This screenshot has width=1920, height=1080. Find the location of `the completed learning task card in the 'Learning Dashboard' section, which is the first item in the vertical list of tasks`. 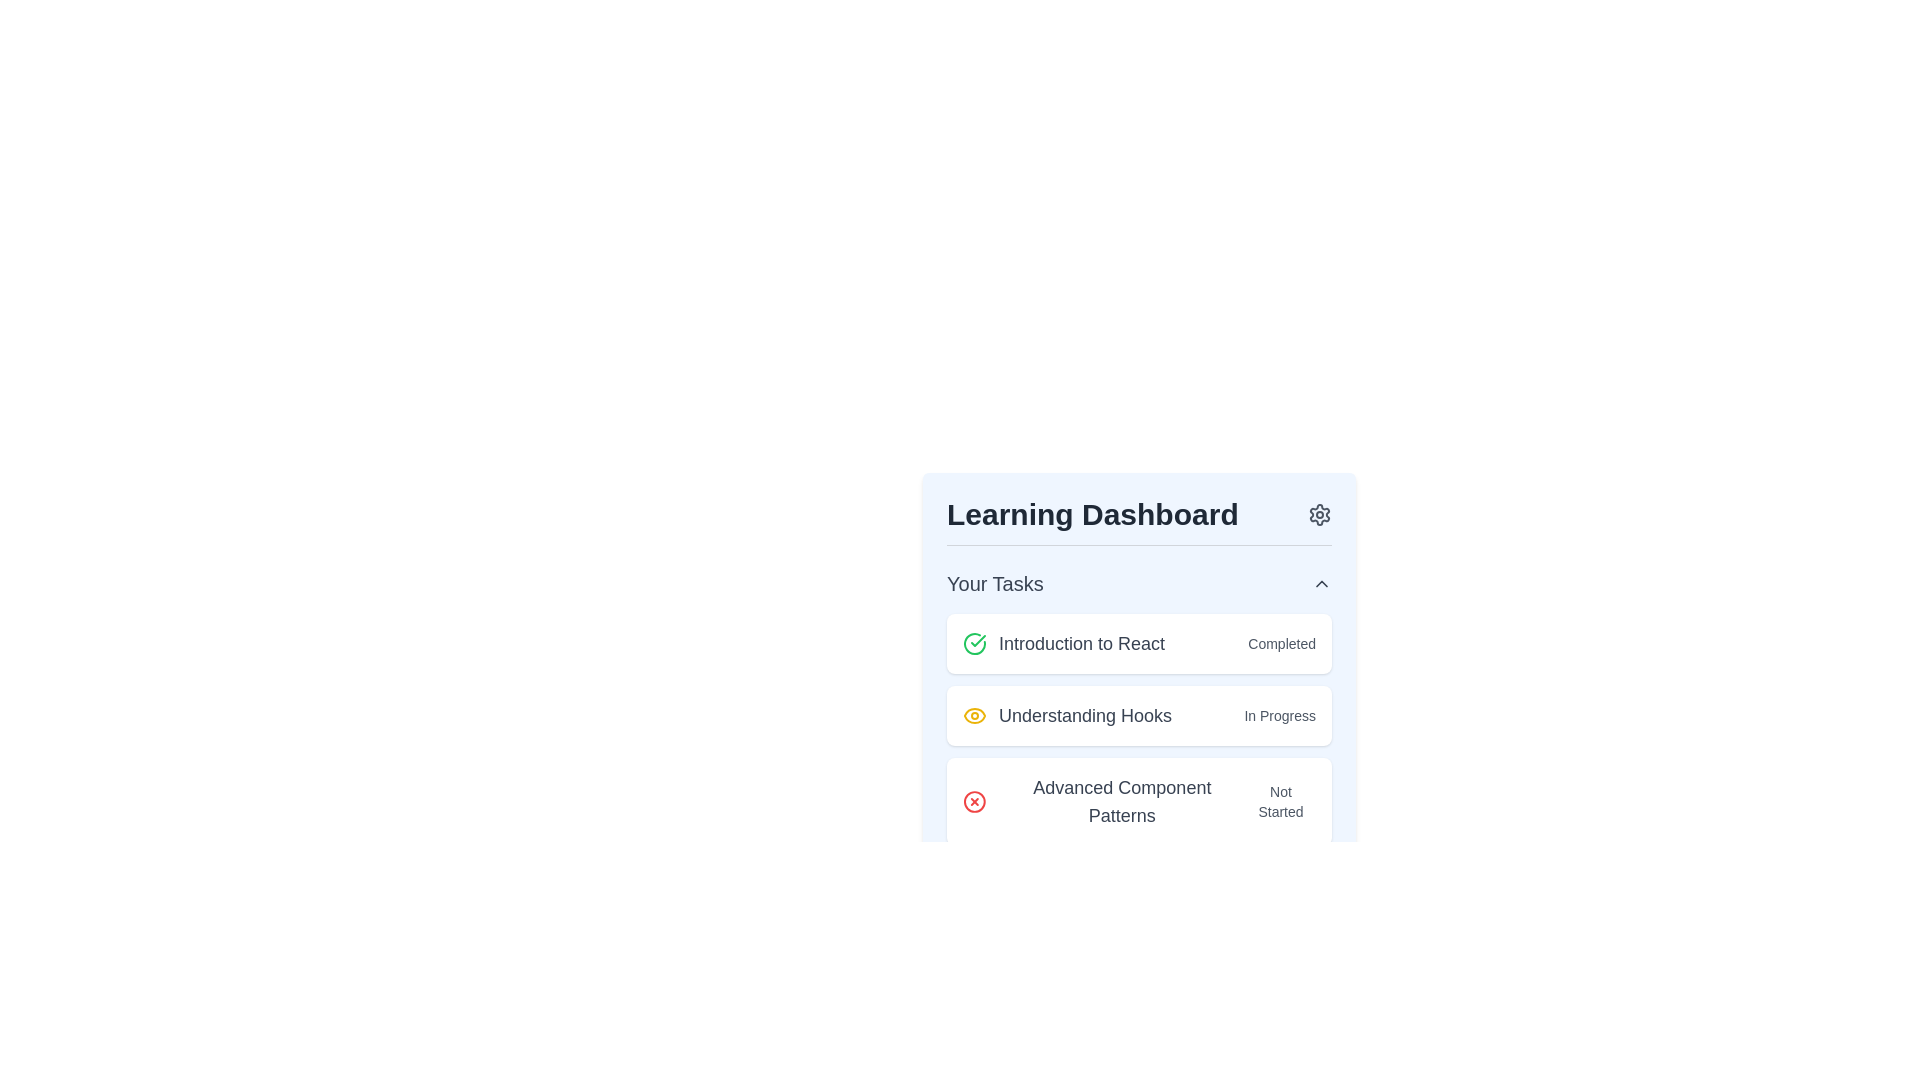

the completed learning task card in the 'Learning Dashboard' section, which is the first item in the vertical list of tasks is located at coordinates (1139, 644).